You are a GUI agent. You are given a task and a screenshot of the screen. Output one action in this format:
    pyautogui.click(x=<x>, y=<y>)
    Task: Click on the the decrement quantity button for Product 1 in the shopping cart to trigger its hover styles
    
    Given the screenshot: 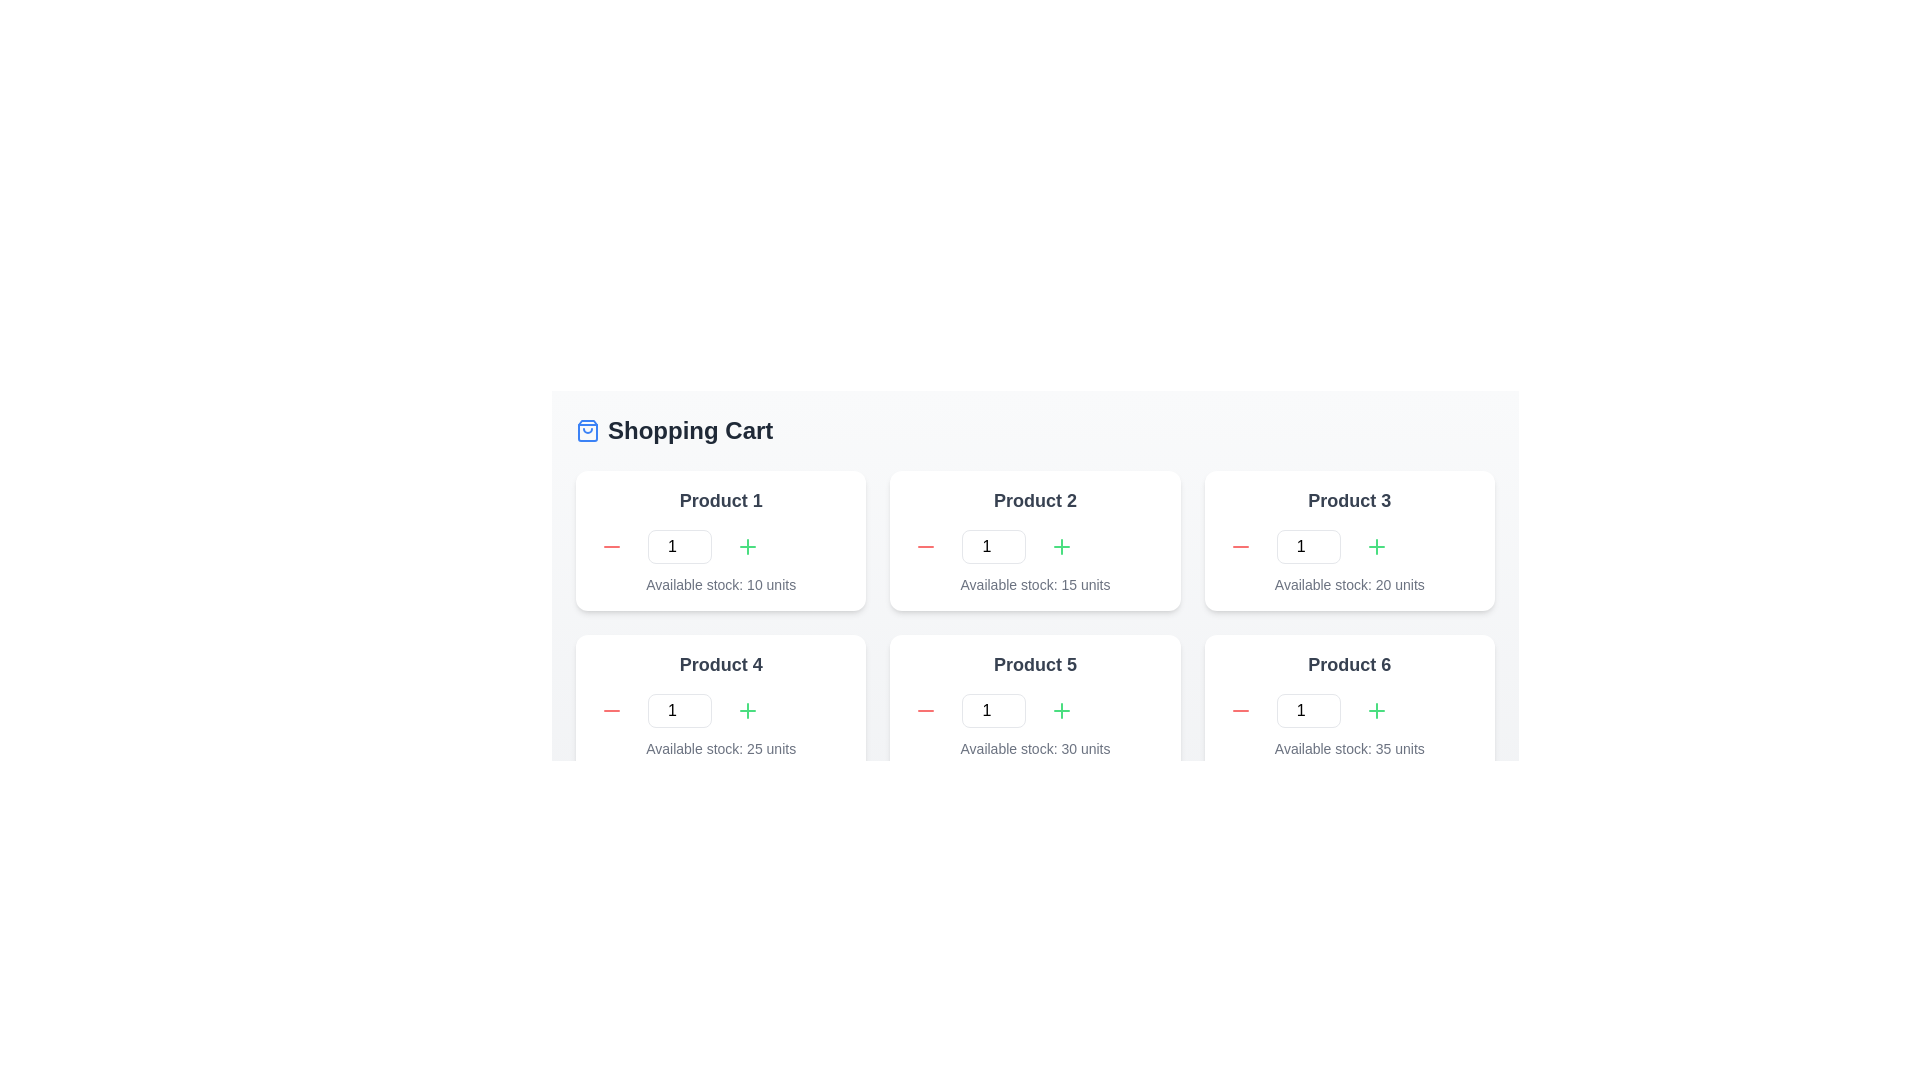 What is the action you would take?
    pyautogui.click(x=610, y=547)
    